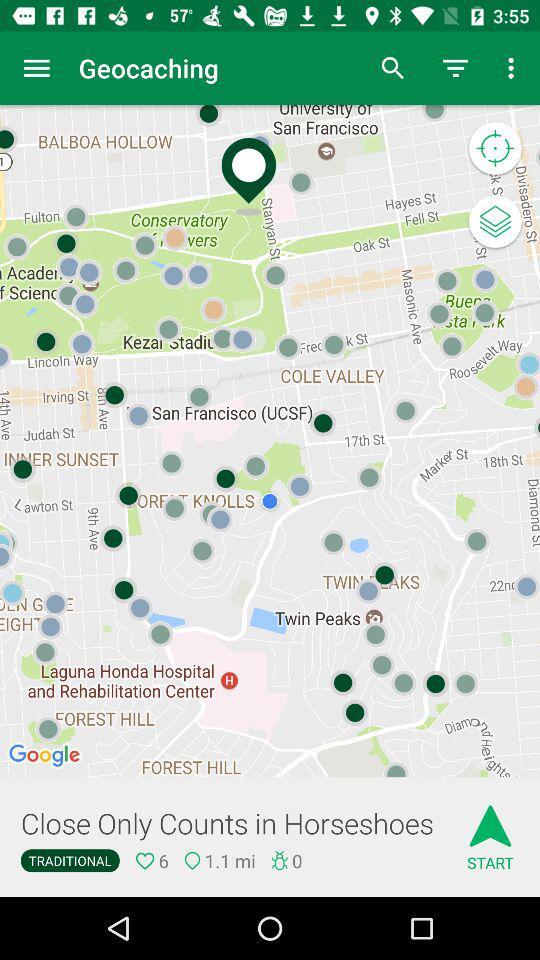 The width and height of the screenshot is (540, 960). What do you see at coordinates (36, 68) in the screenshot?
I see `icon next to geocaching item` at bounding box center [36, 68].